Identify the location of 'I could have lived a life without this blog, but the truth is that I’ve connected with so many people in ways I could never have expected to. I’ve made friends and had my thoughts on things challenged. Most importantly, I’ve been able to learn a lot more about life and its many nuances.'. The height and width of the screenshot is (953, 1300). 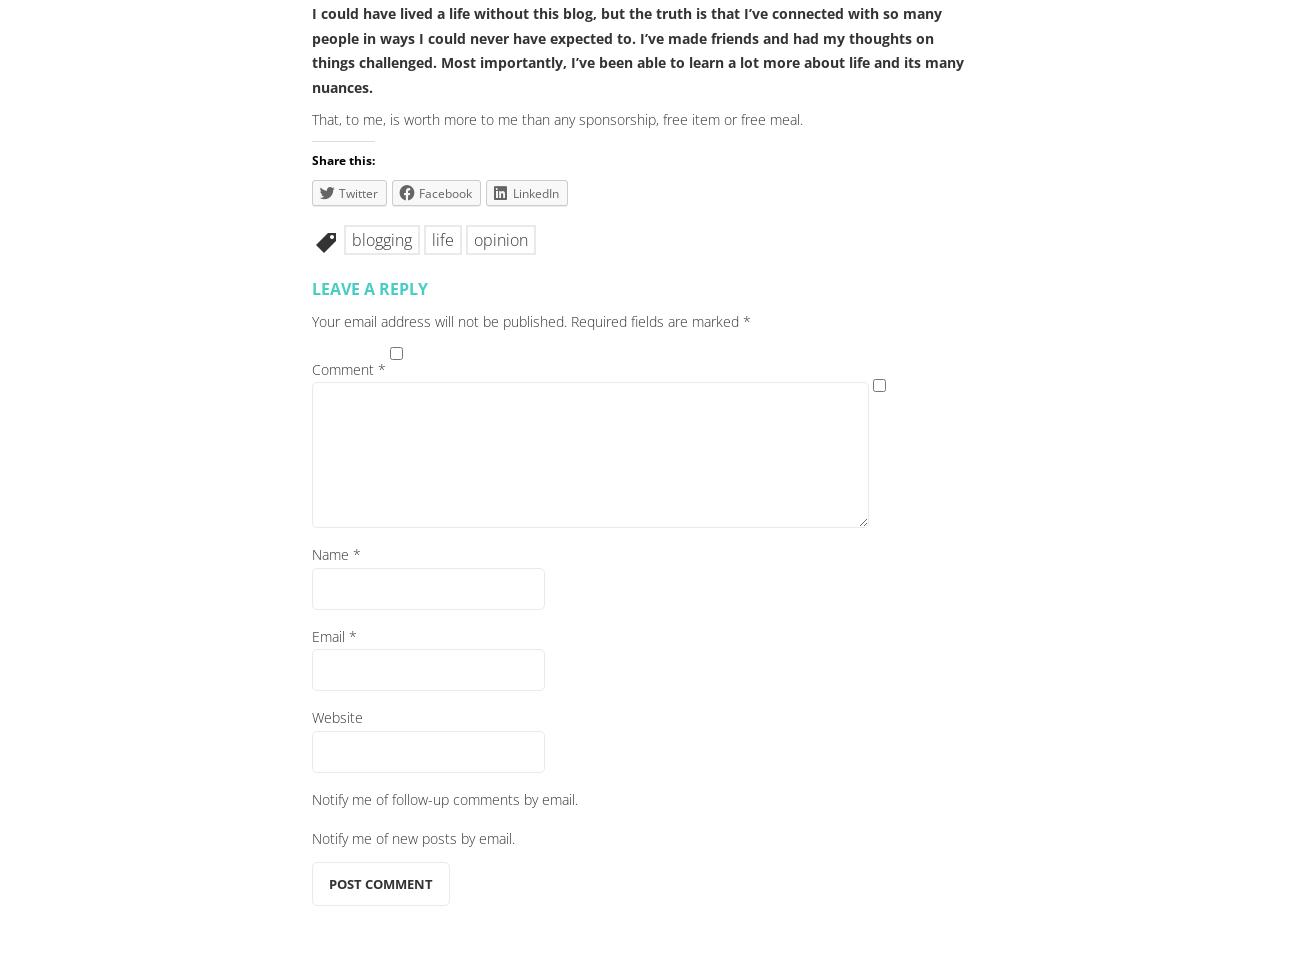
(638, 49).